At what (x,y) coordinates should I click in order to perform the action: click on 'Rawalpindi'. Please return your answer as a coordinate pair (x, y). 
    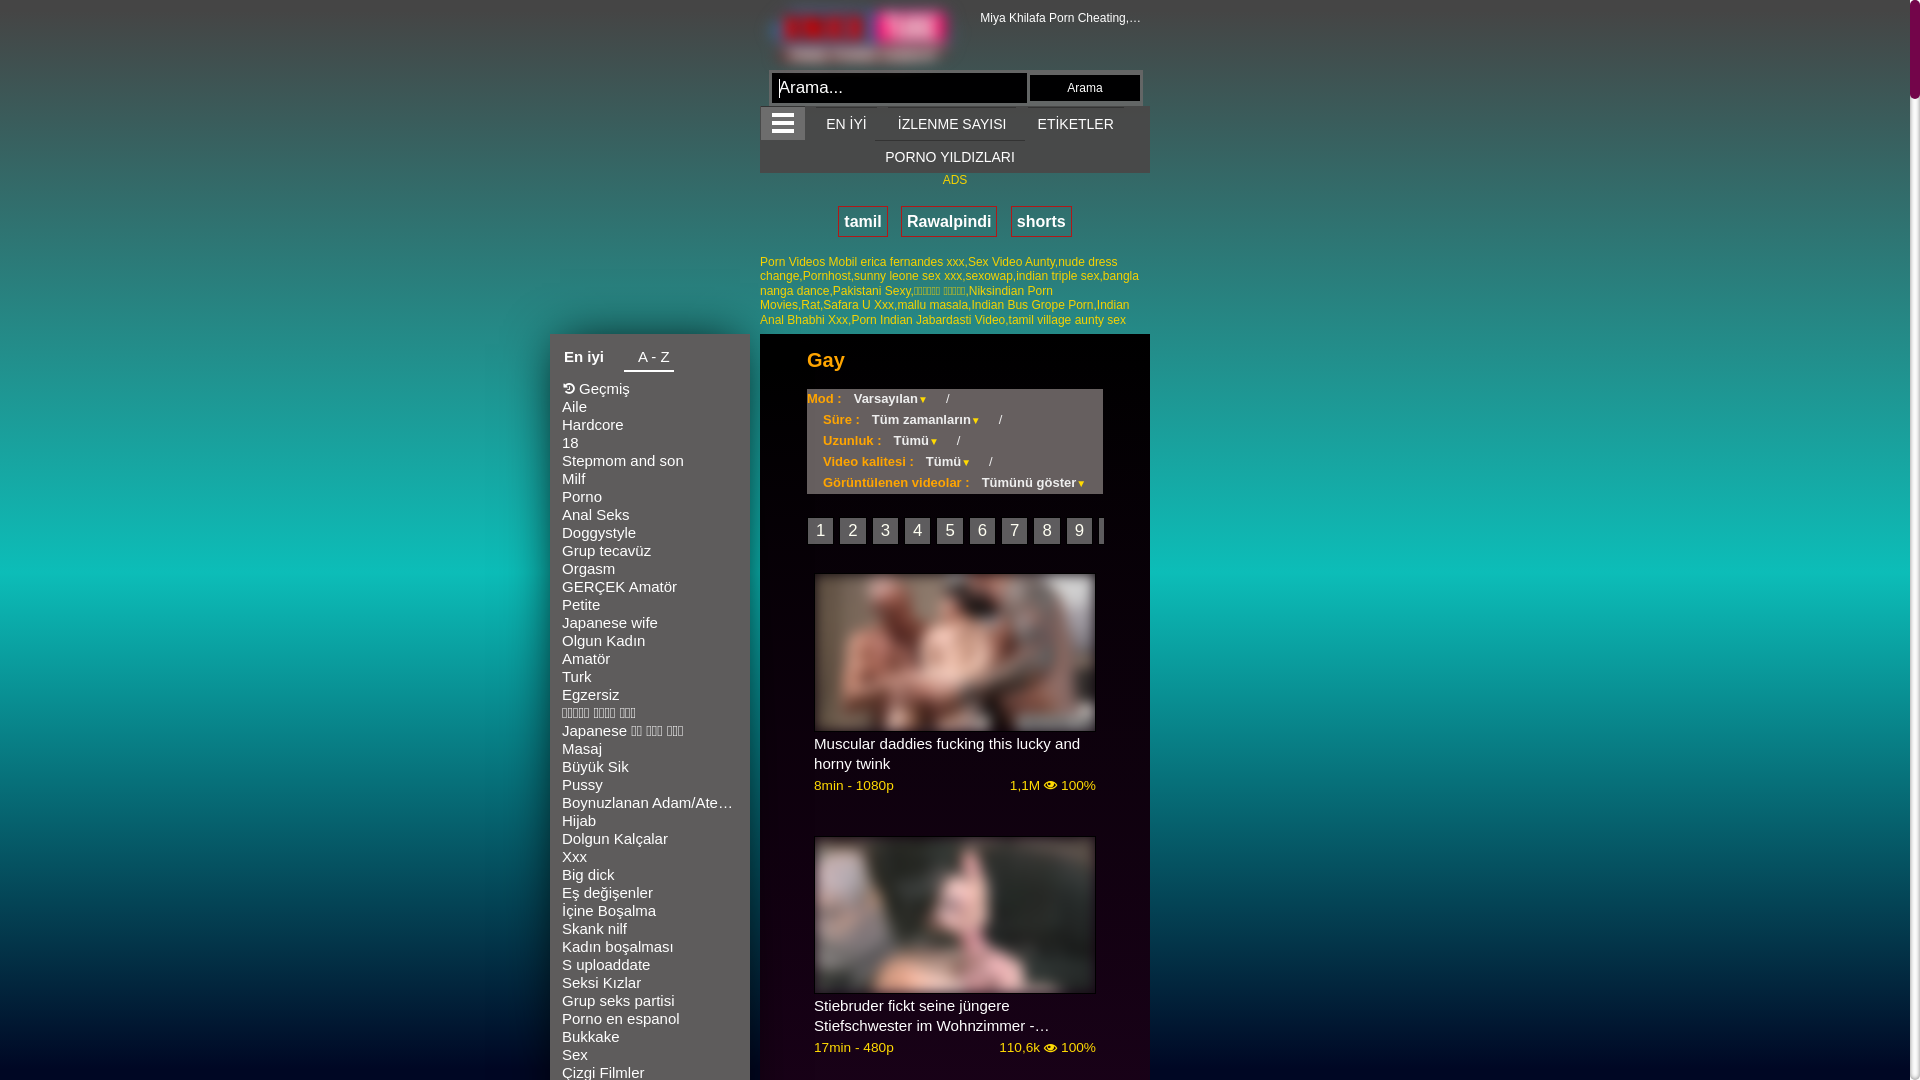
    Looking at the image, I should click on (948, 221).